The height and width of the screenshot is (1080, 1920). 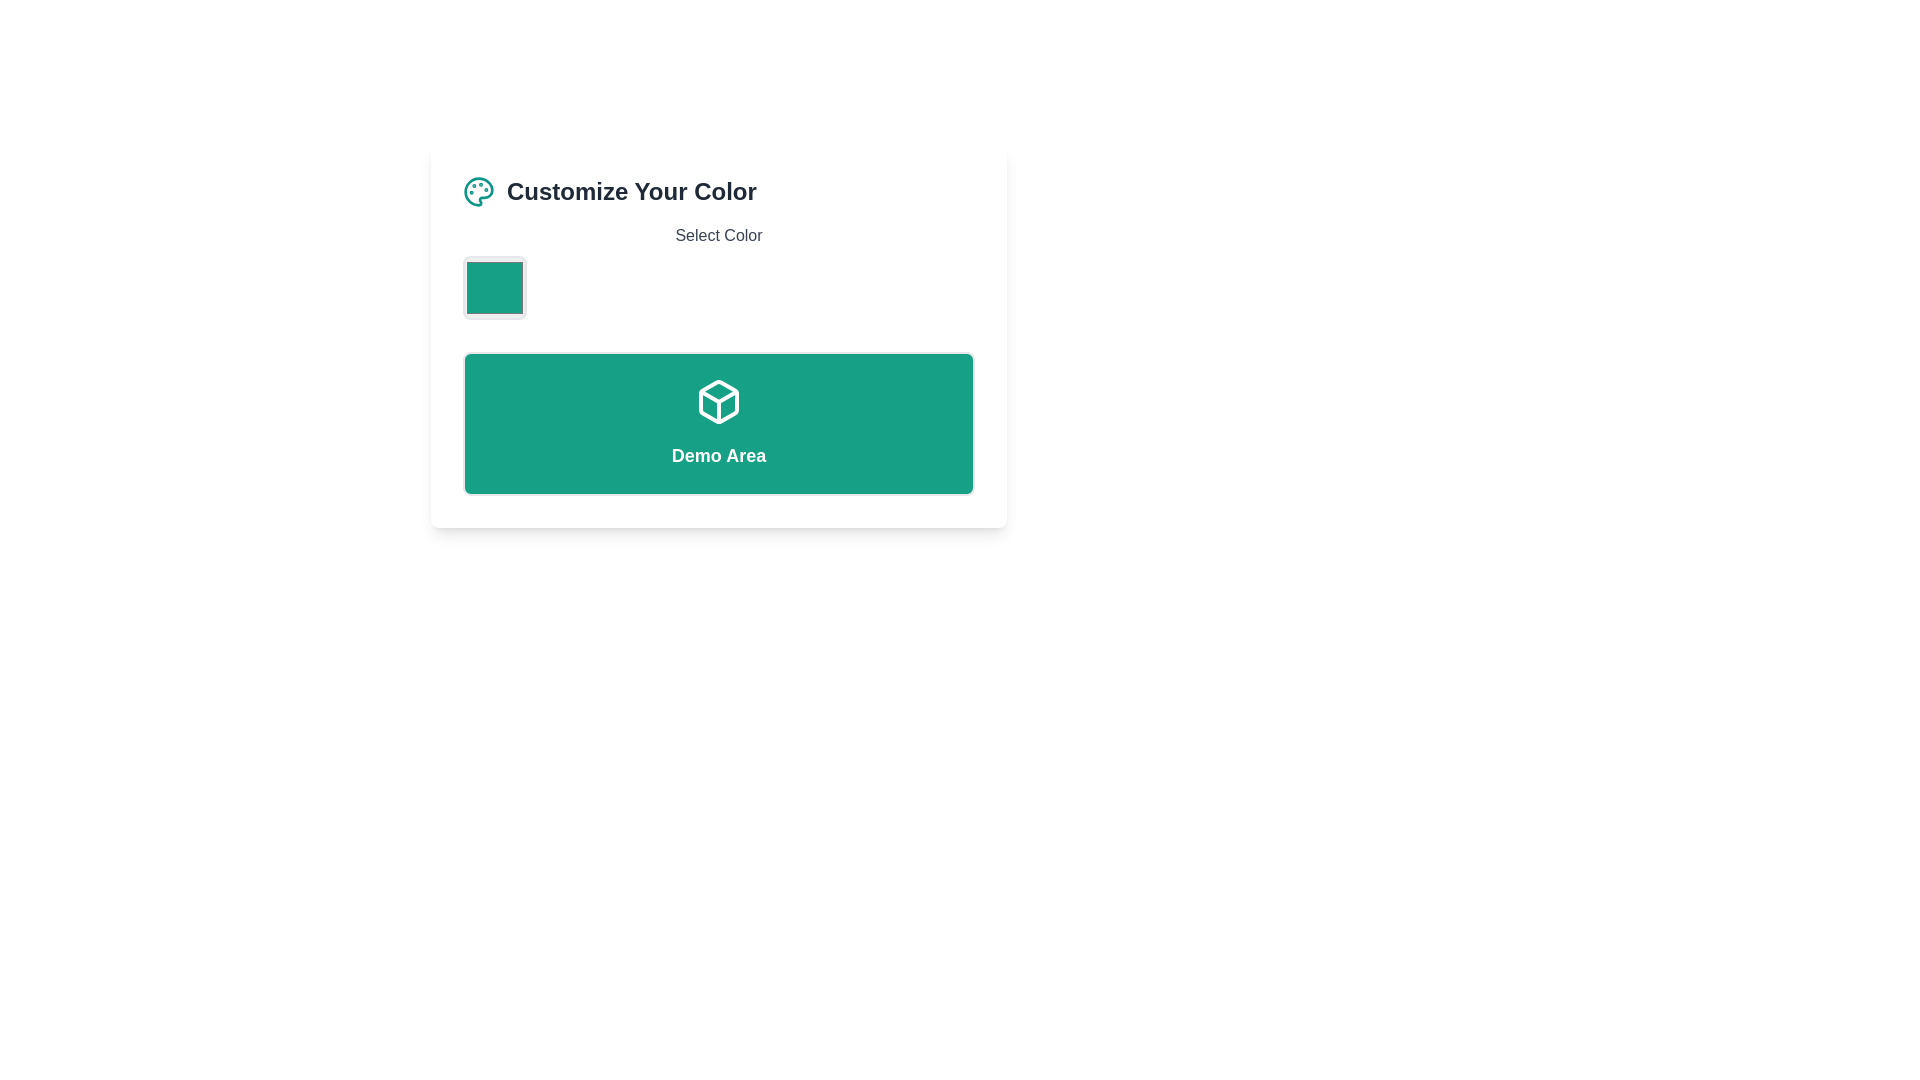 I want to click on the icon in the 'Demo Area' section, which is centered in the middle-bottom area of the card interface and has a descriptive label below it, so click(x=719, y=401).